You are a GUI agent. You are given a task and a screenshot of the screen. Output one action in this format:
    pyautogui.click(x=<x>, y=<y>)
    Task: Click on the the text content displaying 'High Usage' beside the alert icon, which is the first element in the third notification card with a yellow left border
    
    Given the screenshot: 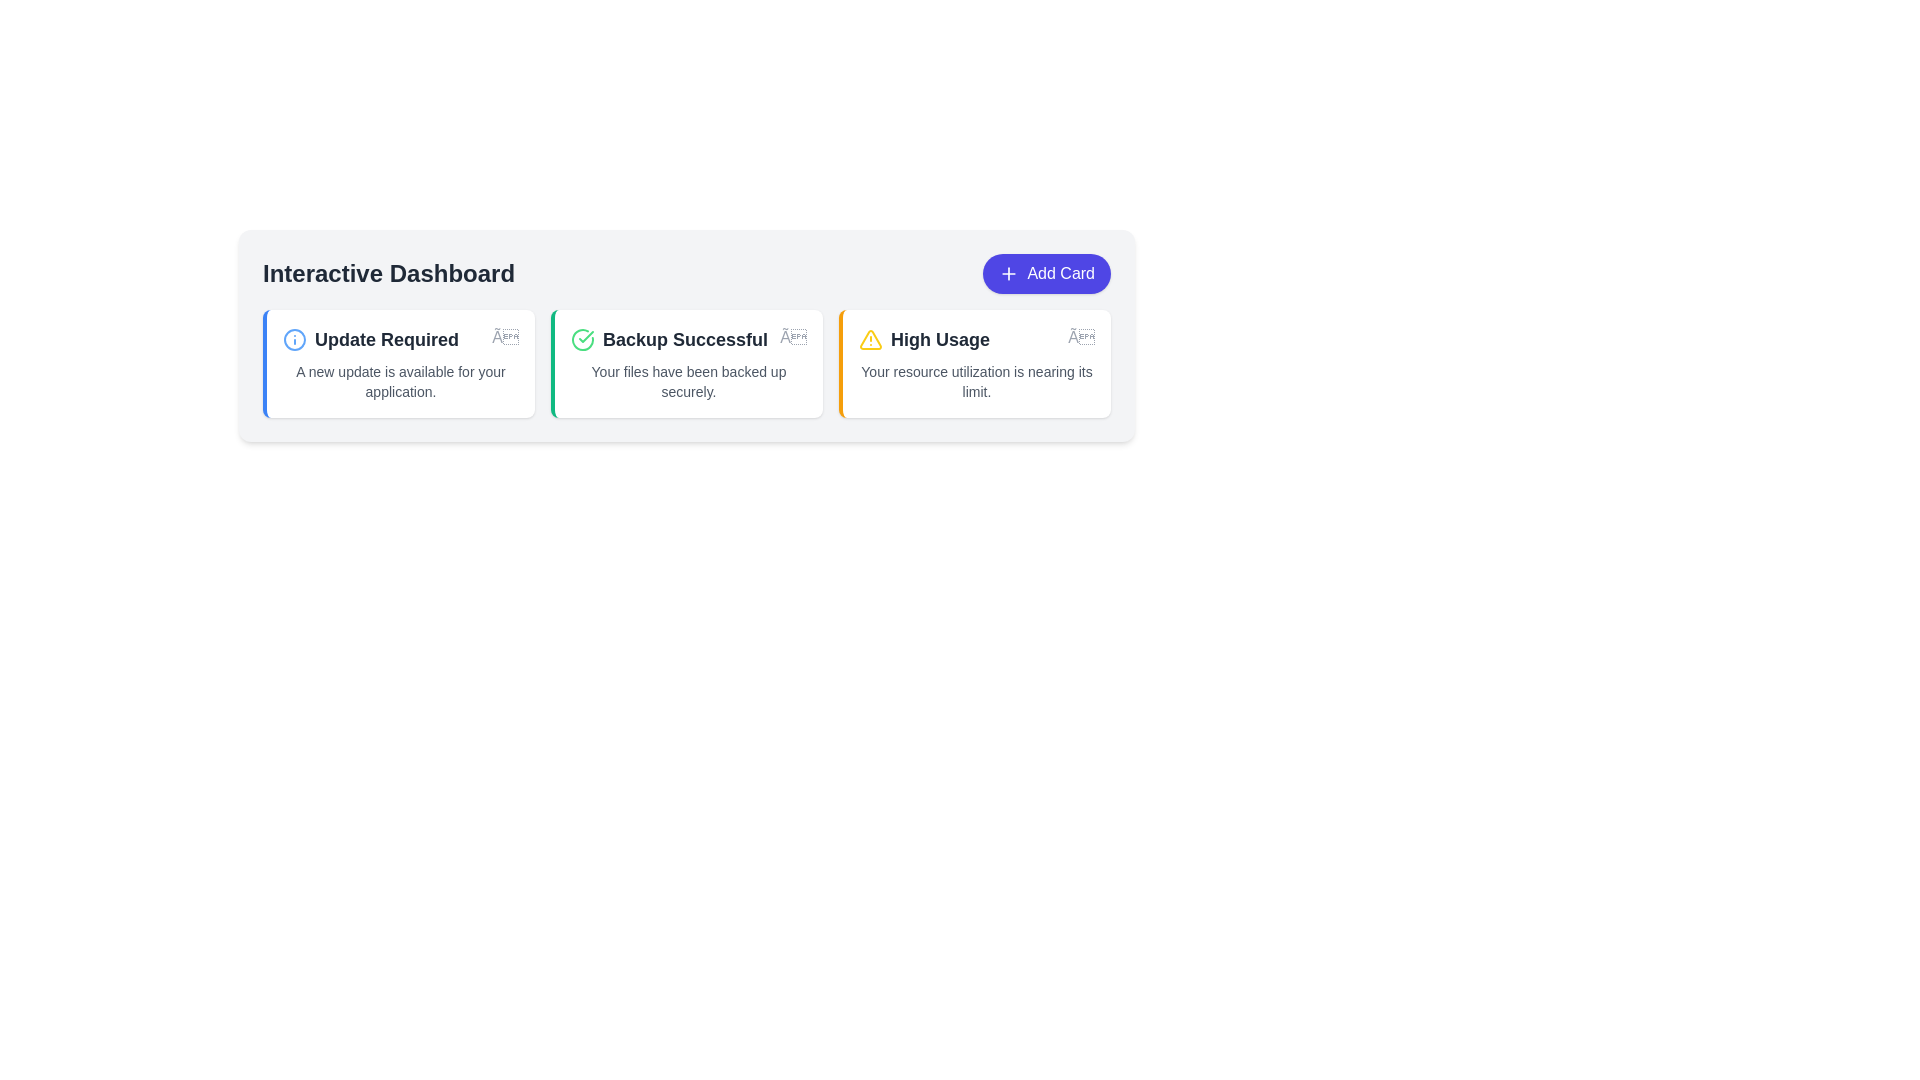 What is the action you would take?
    pyautogui.click(x=977, y=338)
    